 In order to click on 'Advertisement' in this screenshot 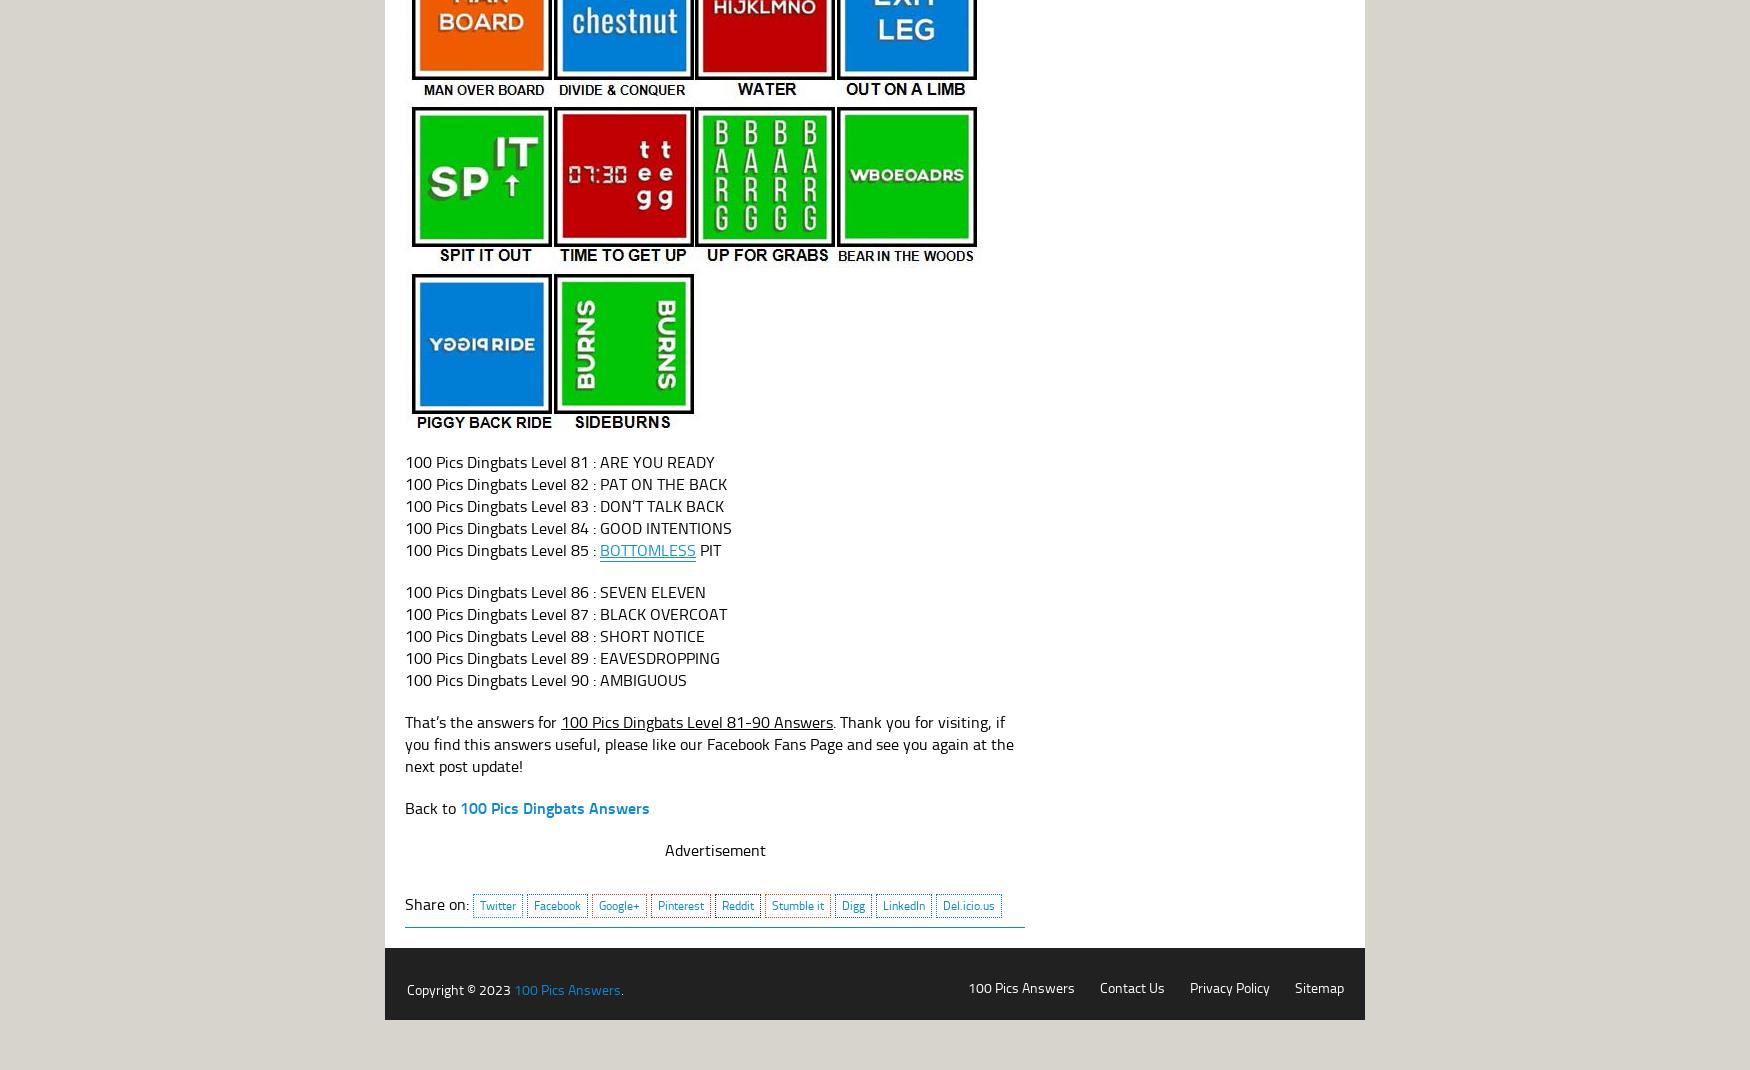, I will do `click(714, 849)`.